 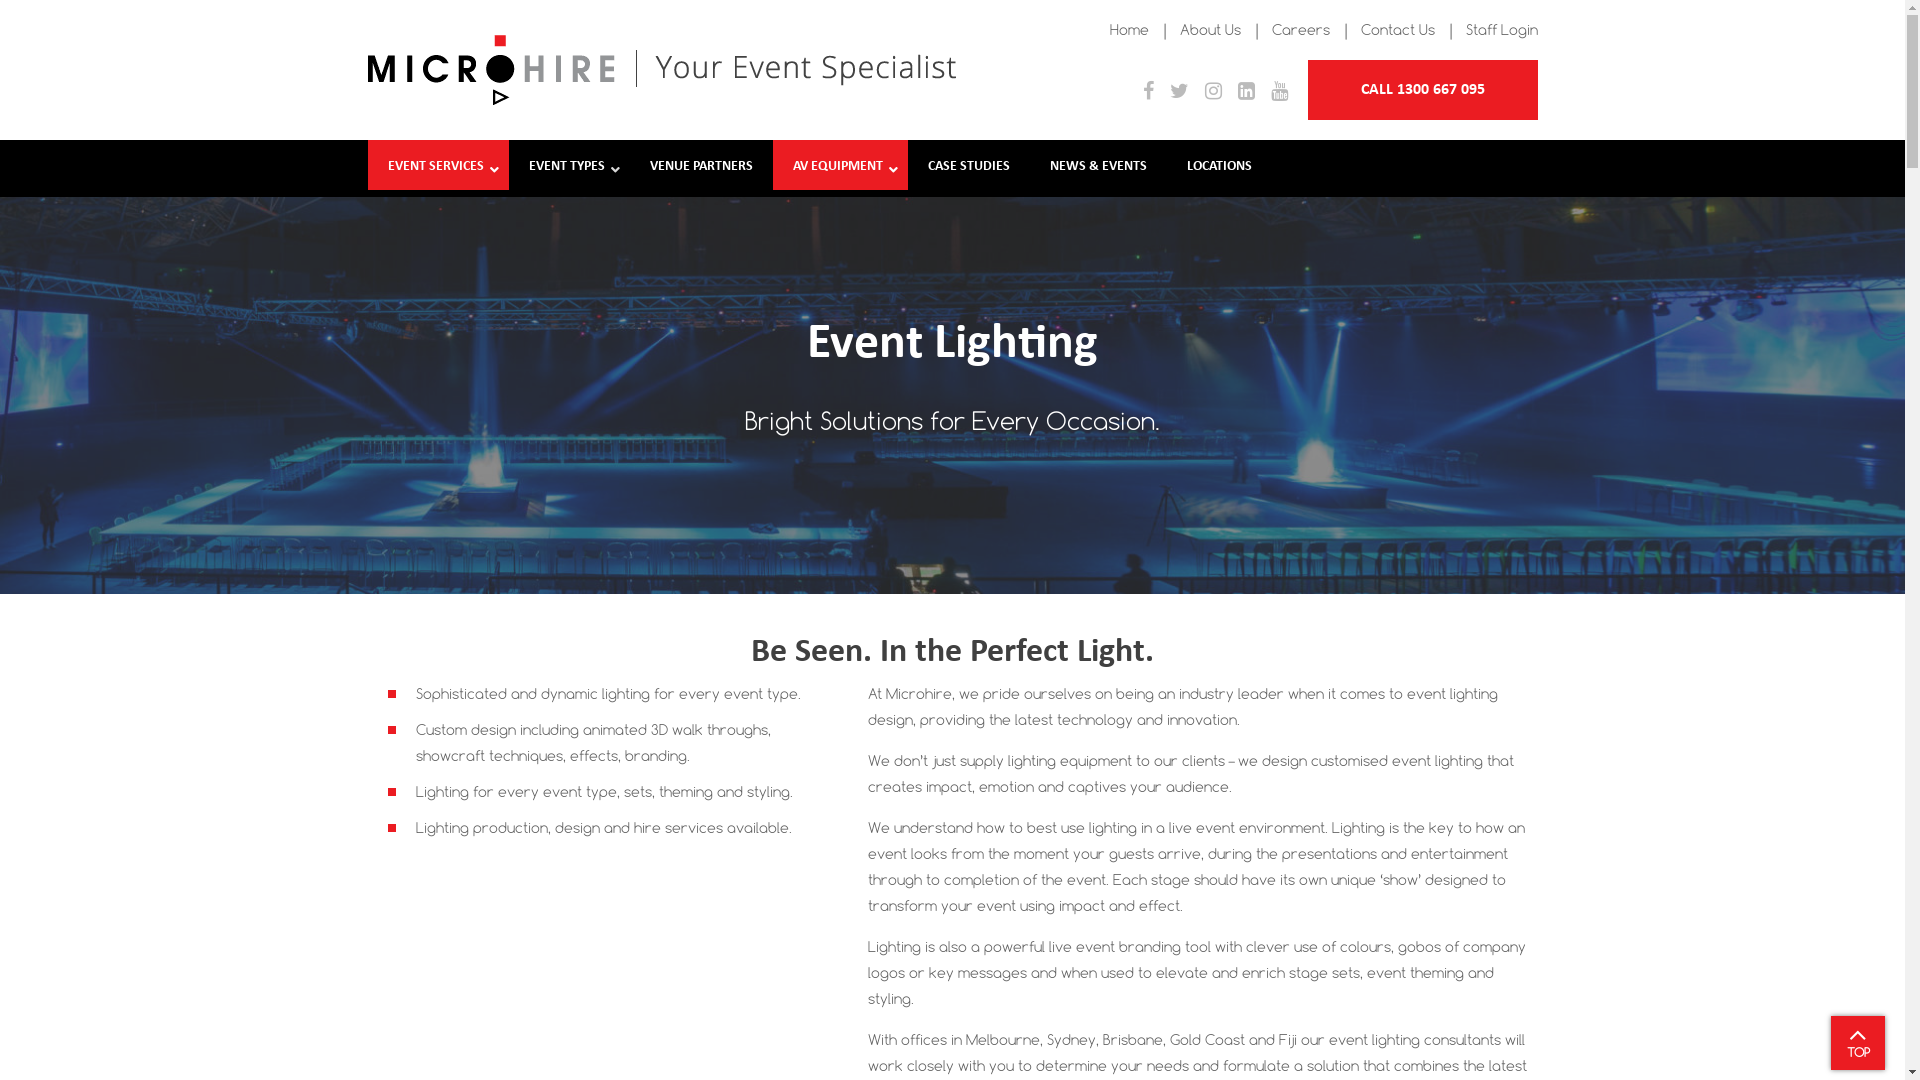 I want to click on 'Facebook', so click(x=1147, y=92).